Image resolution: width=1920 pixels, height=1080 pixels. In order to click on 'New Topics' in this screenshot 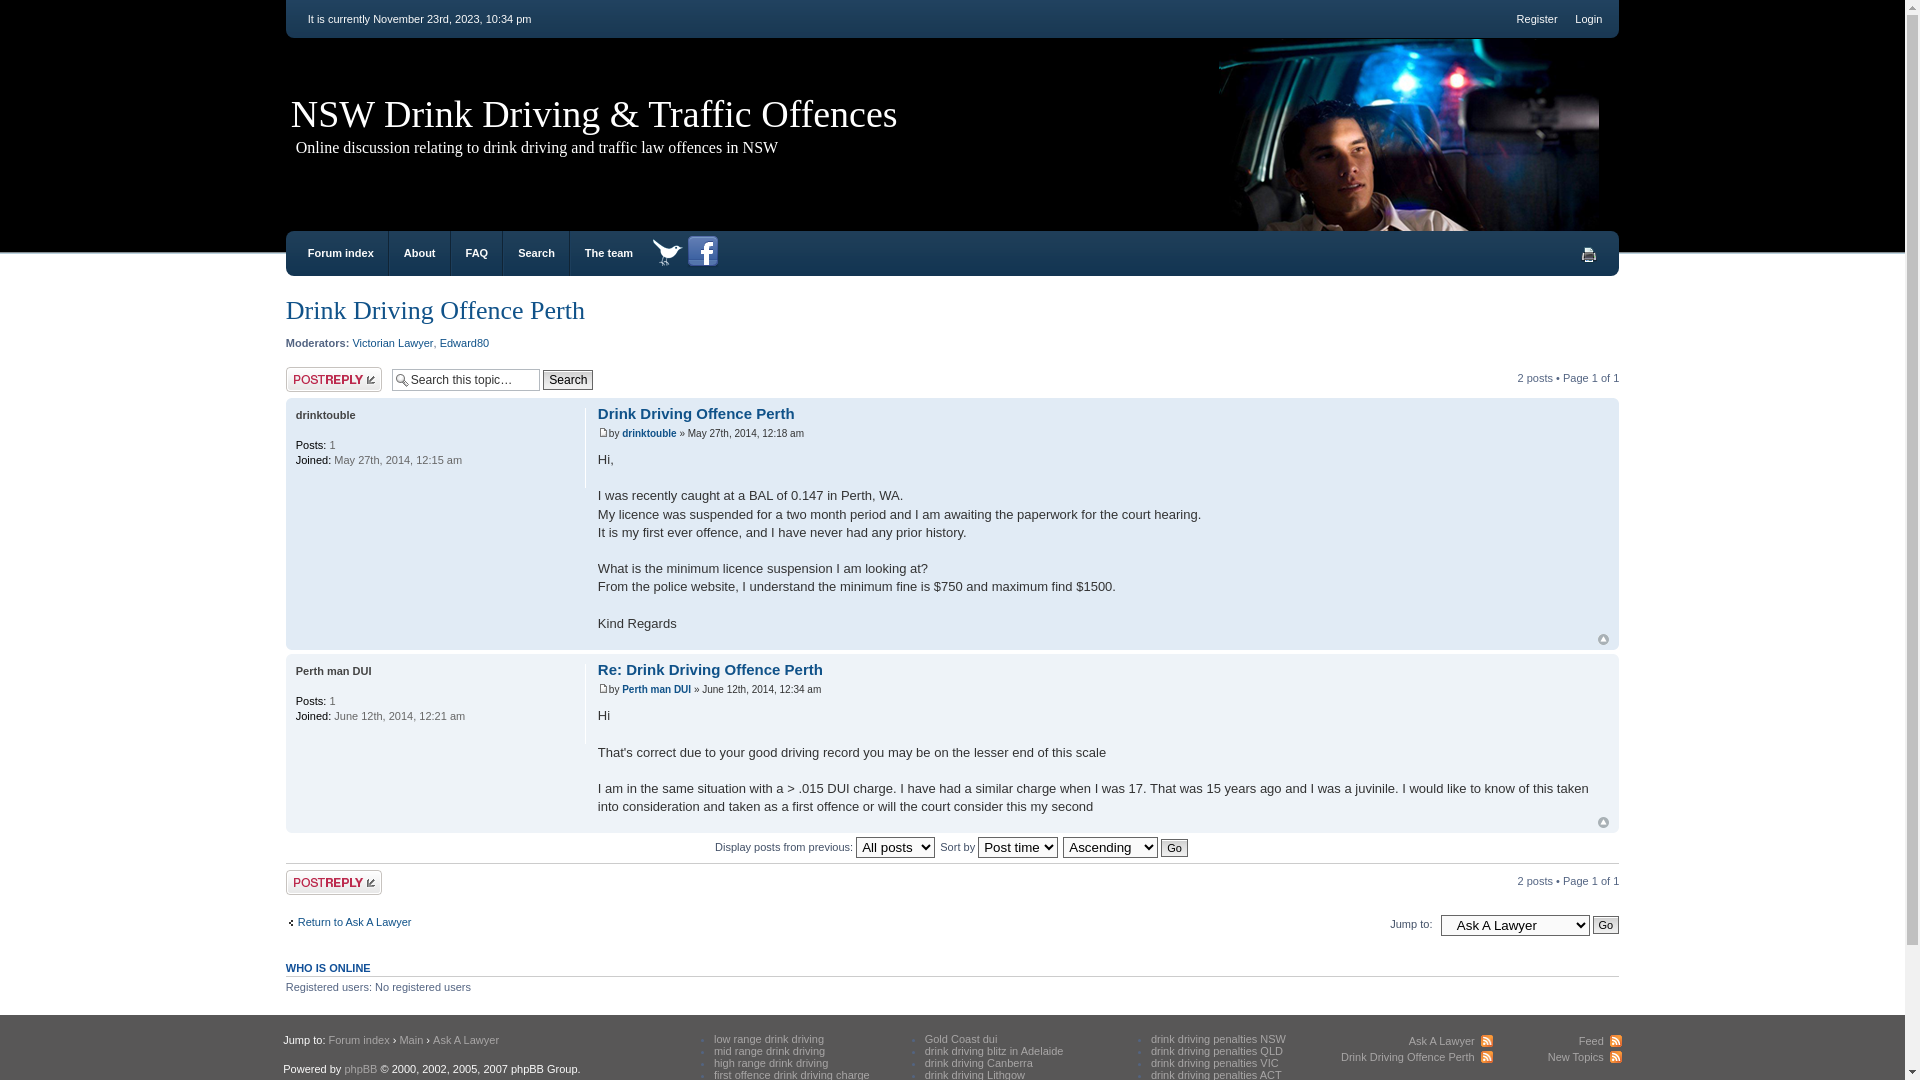, I will do `click(1583, 1055)`.